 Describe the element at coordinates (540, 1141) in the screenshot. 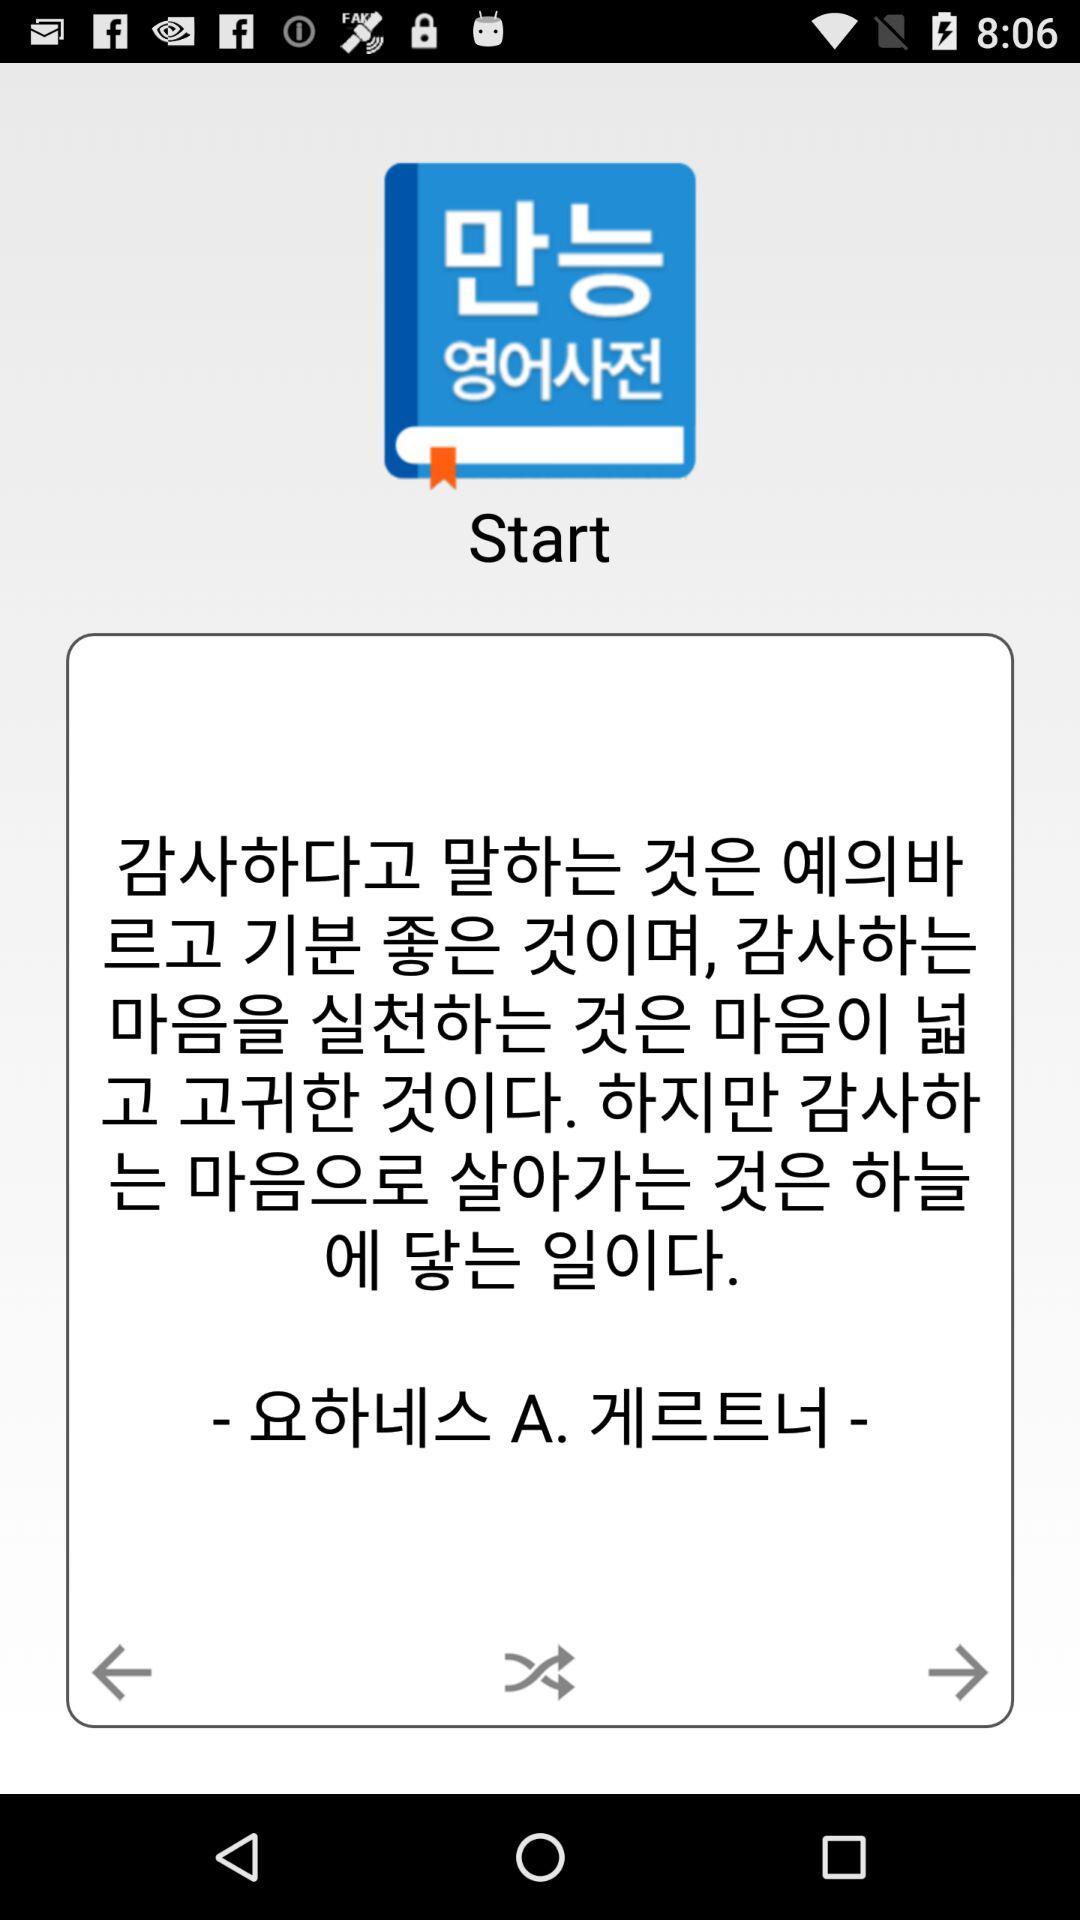

I see `item at the center` at that location.